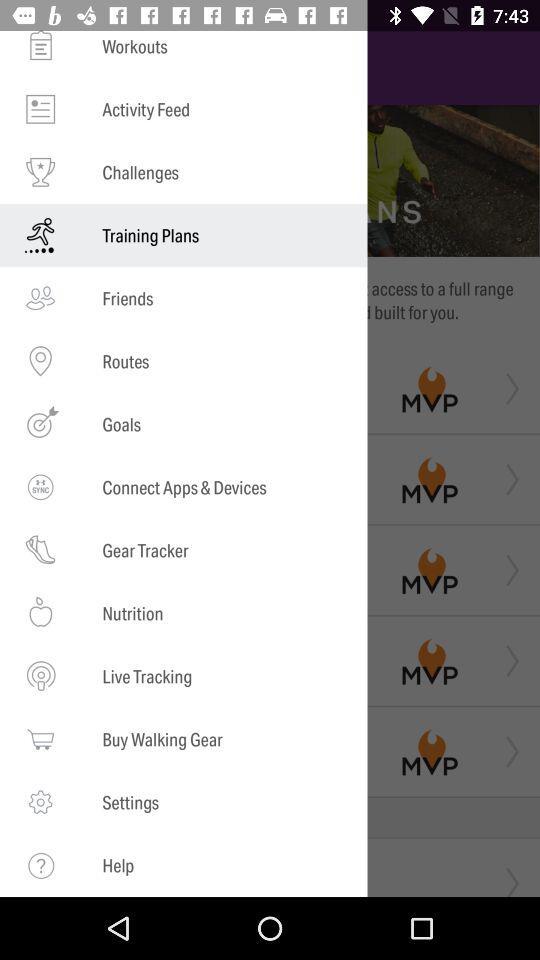  Describe the element at coordinates (40, 738) in the screenshot. I see `the icon which is left to the text buy walking gear` at that location.